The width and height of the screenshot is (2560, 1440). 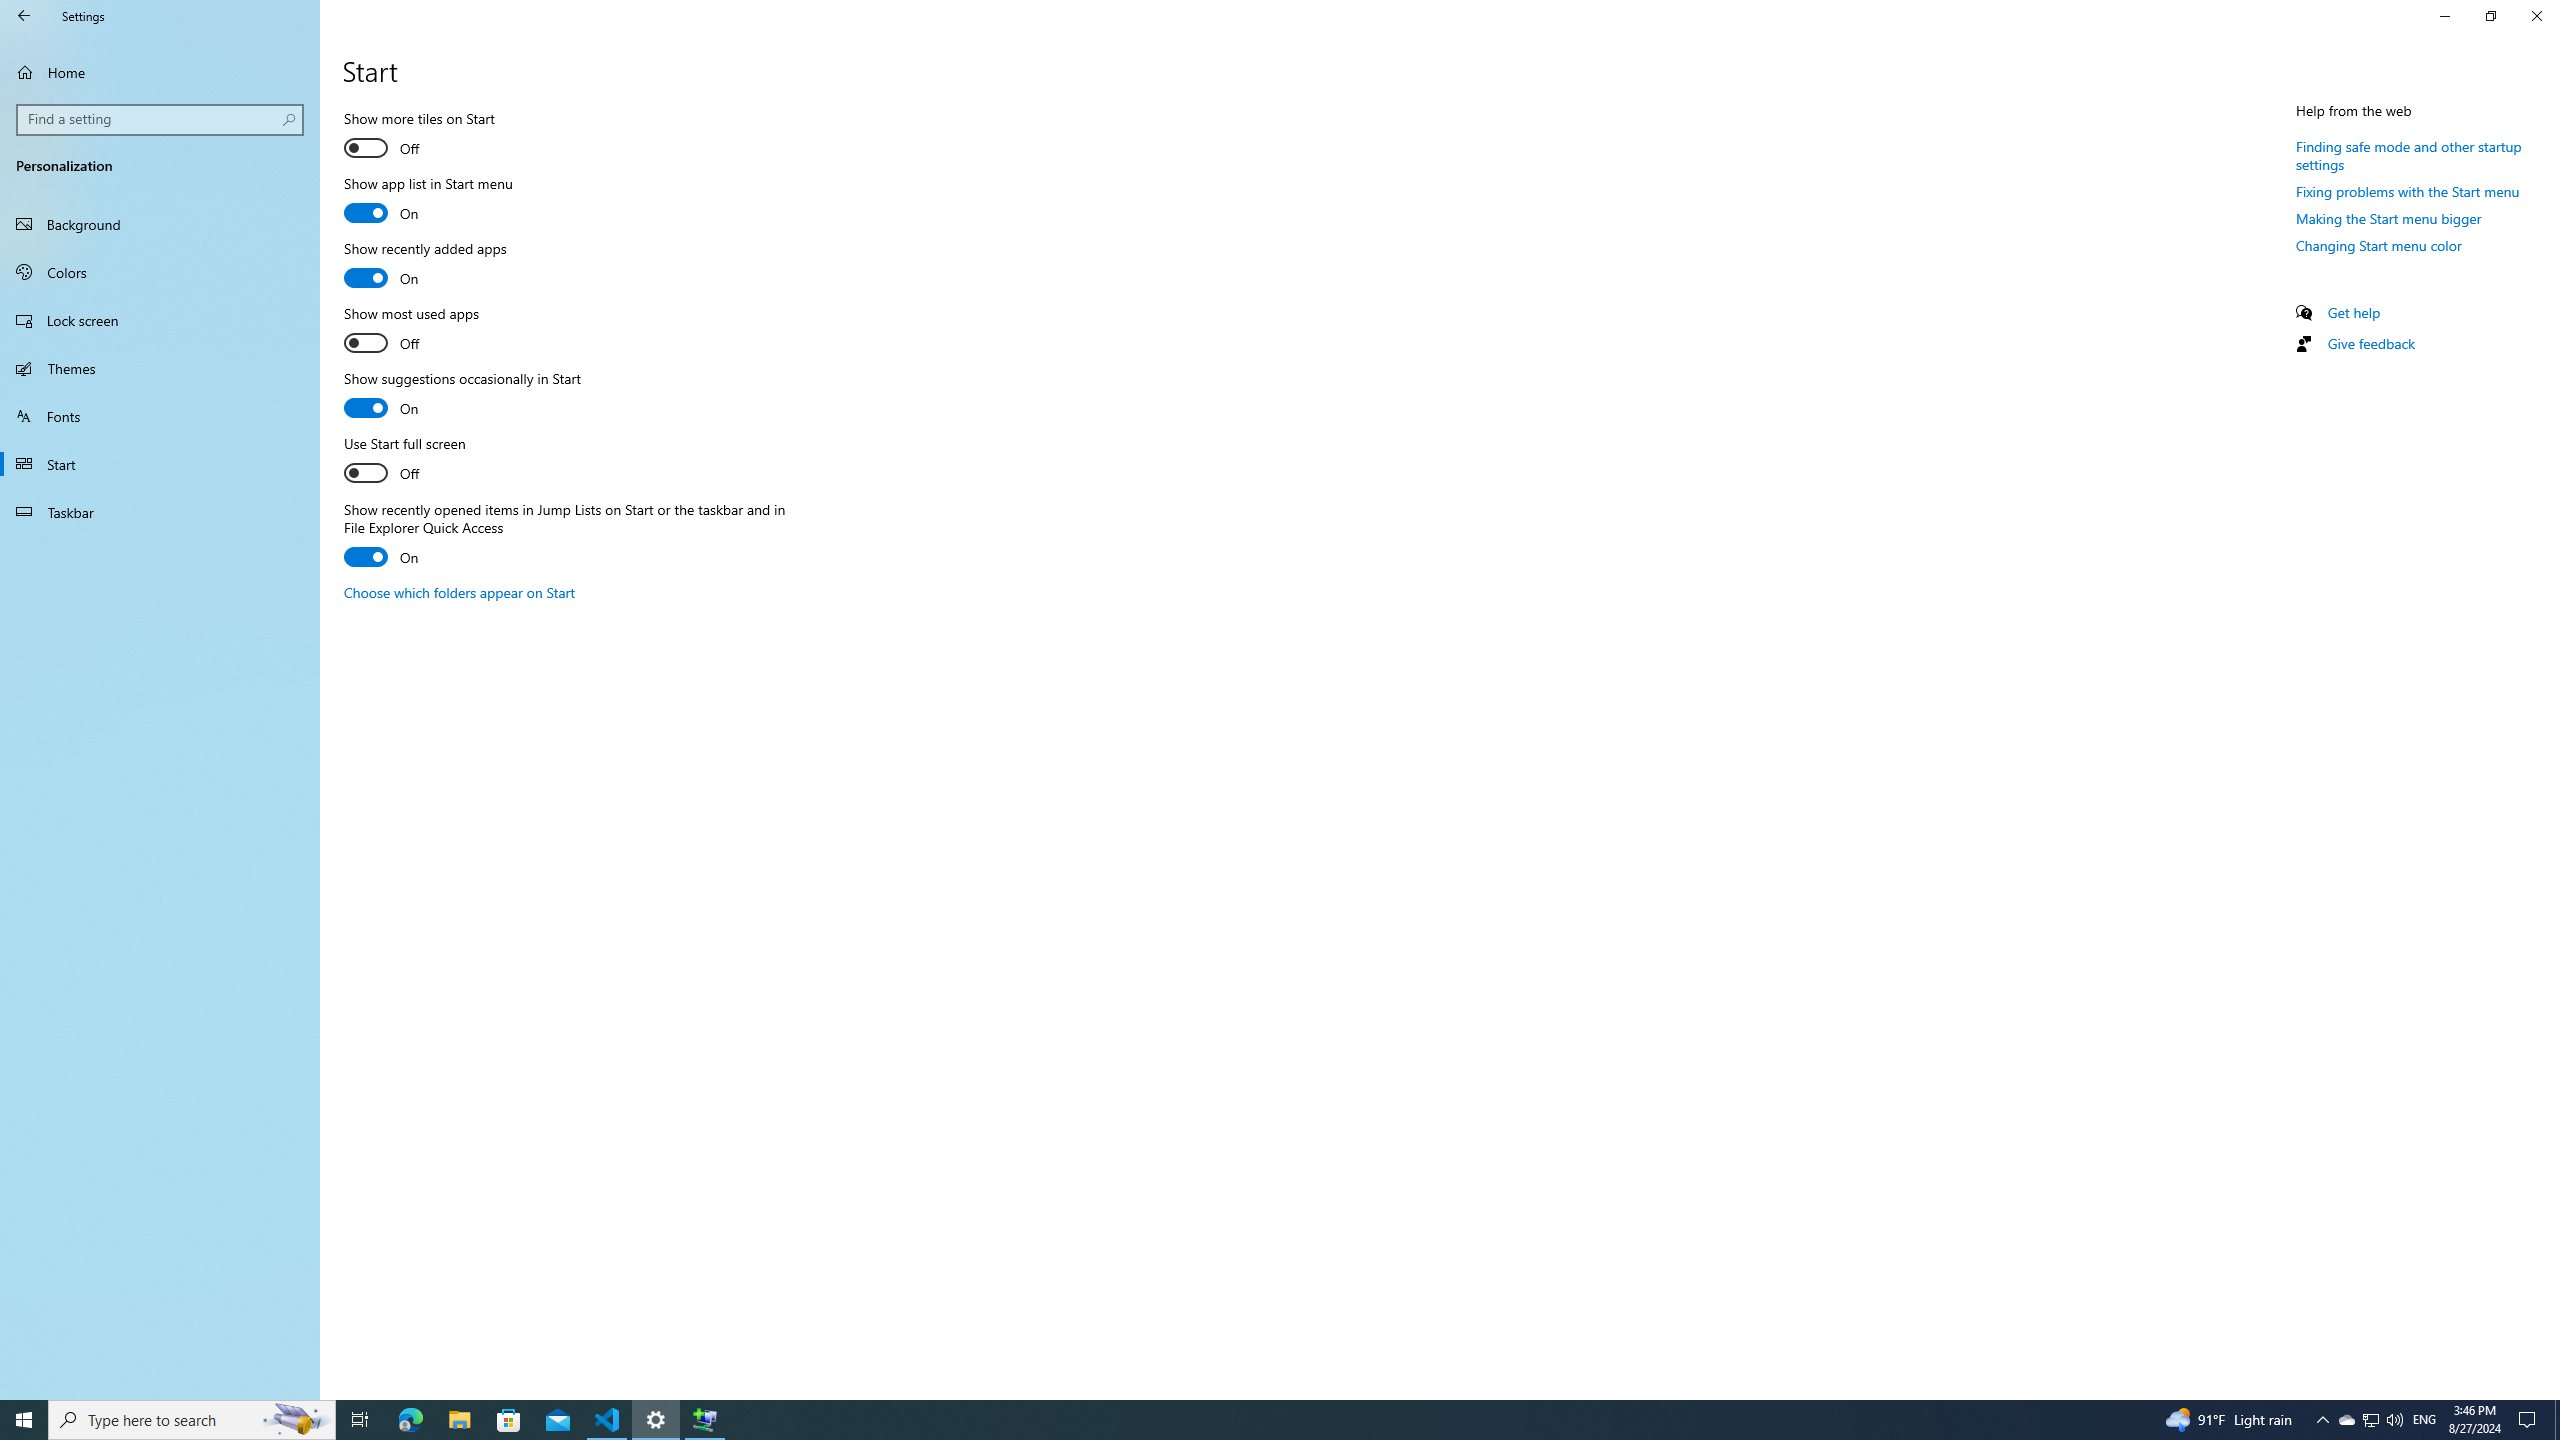 I want to click on 'Minimize Settings', so click(x=2443, y=15).